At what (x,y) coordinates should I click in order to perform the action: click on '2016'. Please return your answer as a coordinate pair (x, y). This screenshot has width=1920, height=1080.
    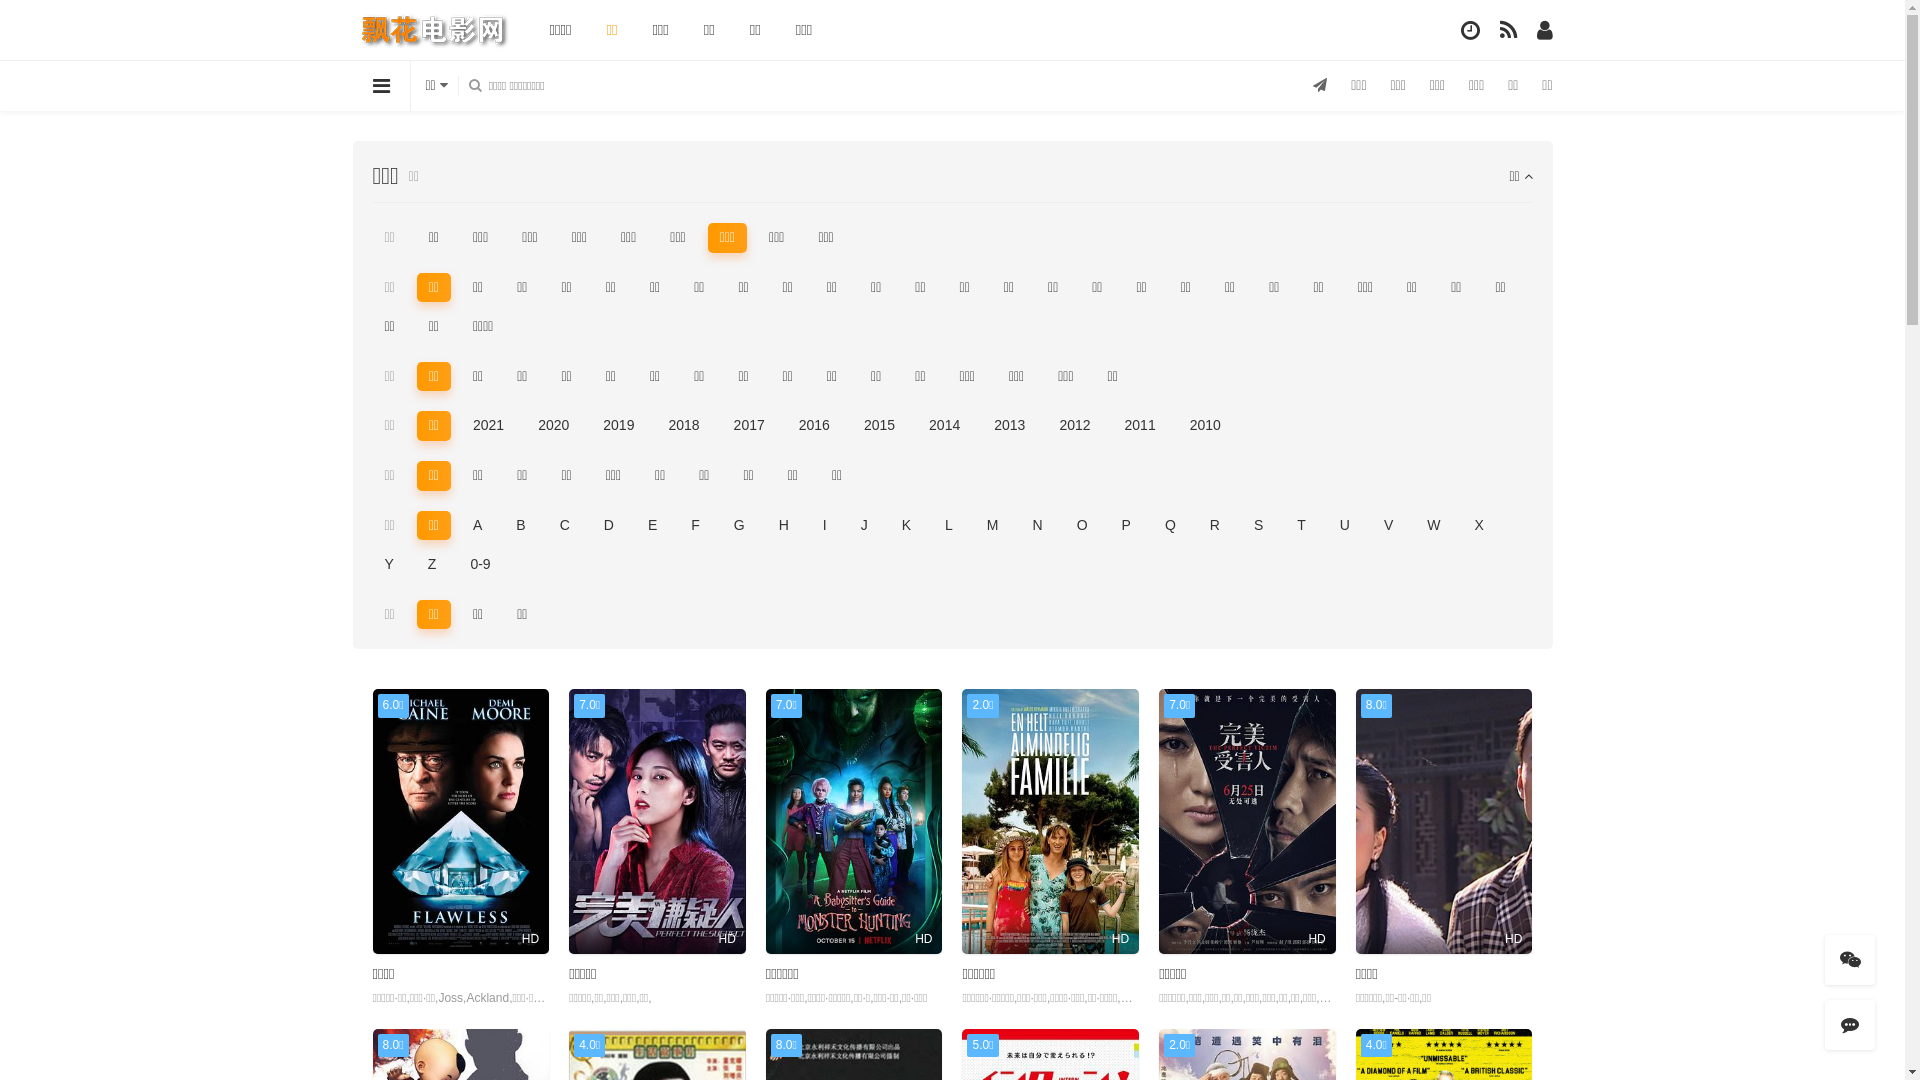
    Looking at the image, I should click on (814, 424).